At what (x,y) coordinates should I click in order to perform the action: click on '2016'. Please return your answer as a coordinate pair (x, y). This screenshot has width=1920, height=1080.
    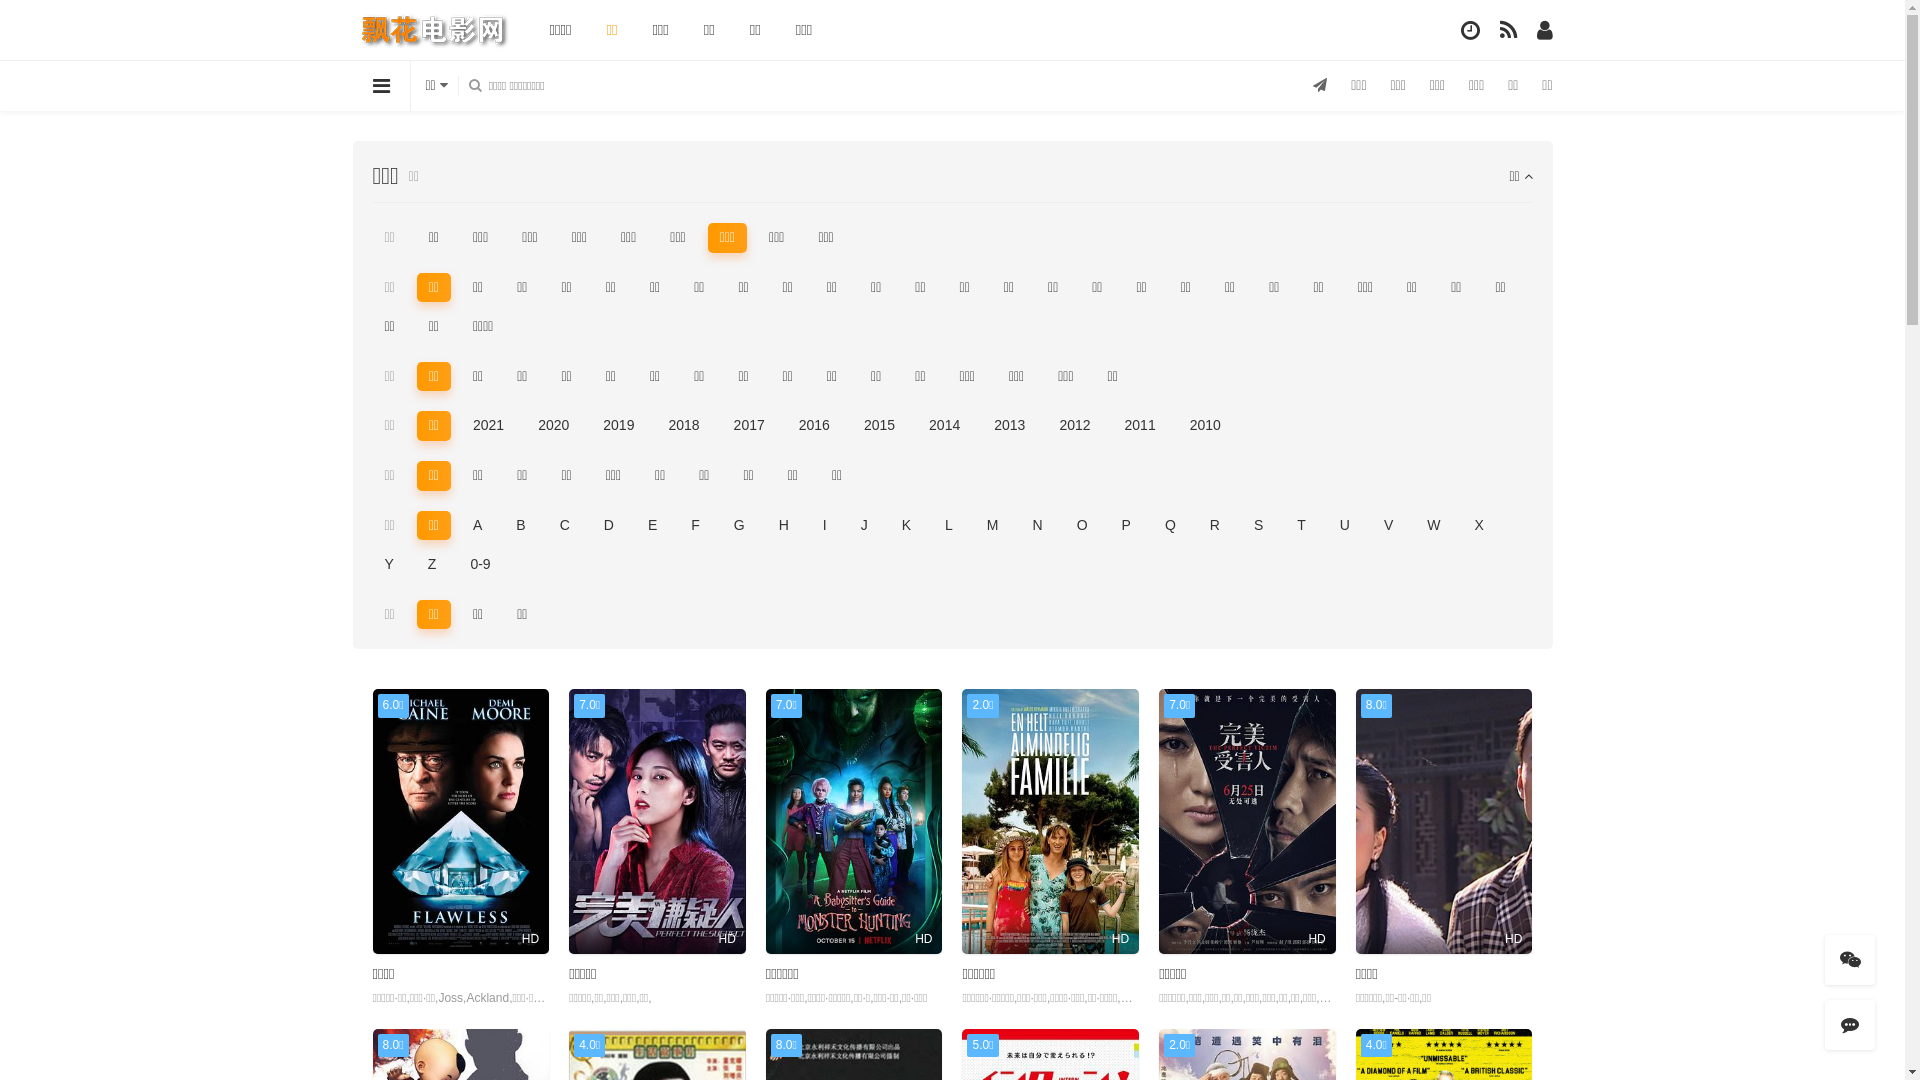
    Looking at the image, I should click on (814, 424).